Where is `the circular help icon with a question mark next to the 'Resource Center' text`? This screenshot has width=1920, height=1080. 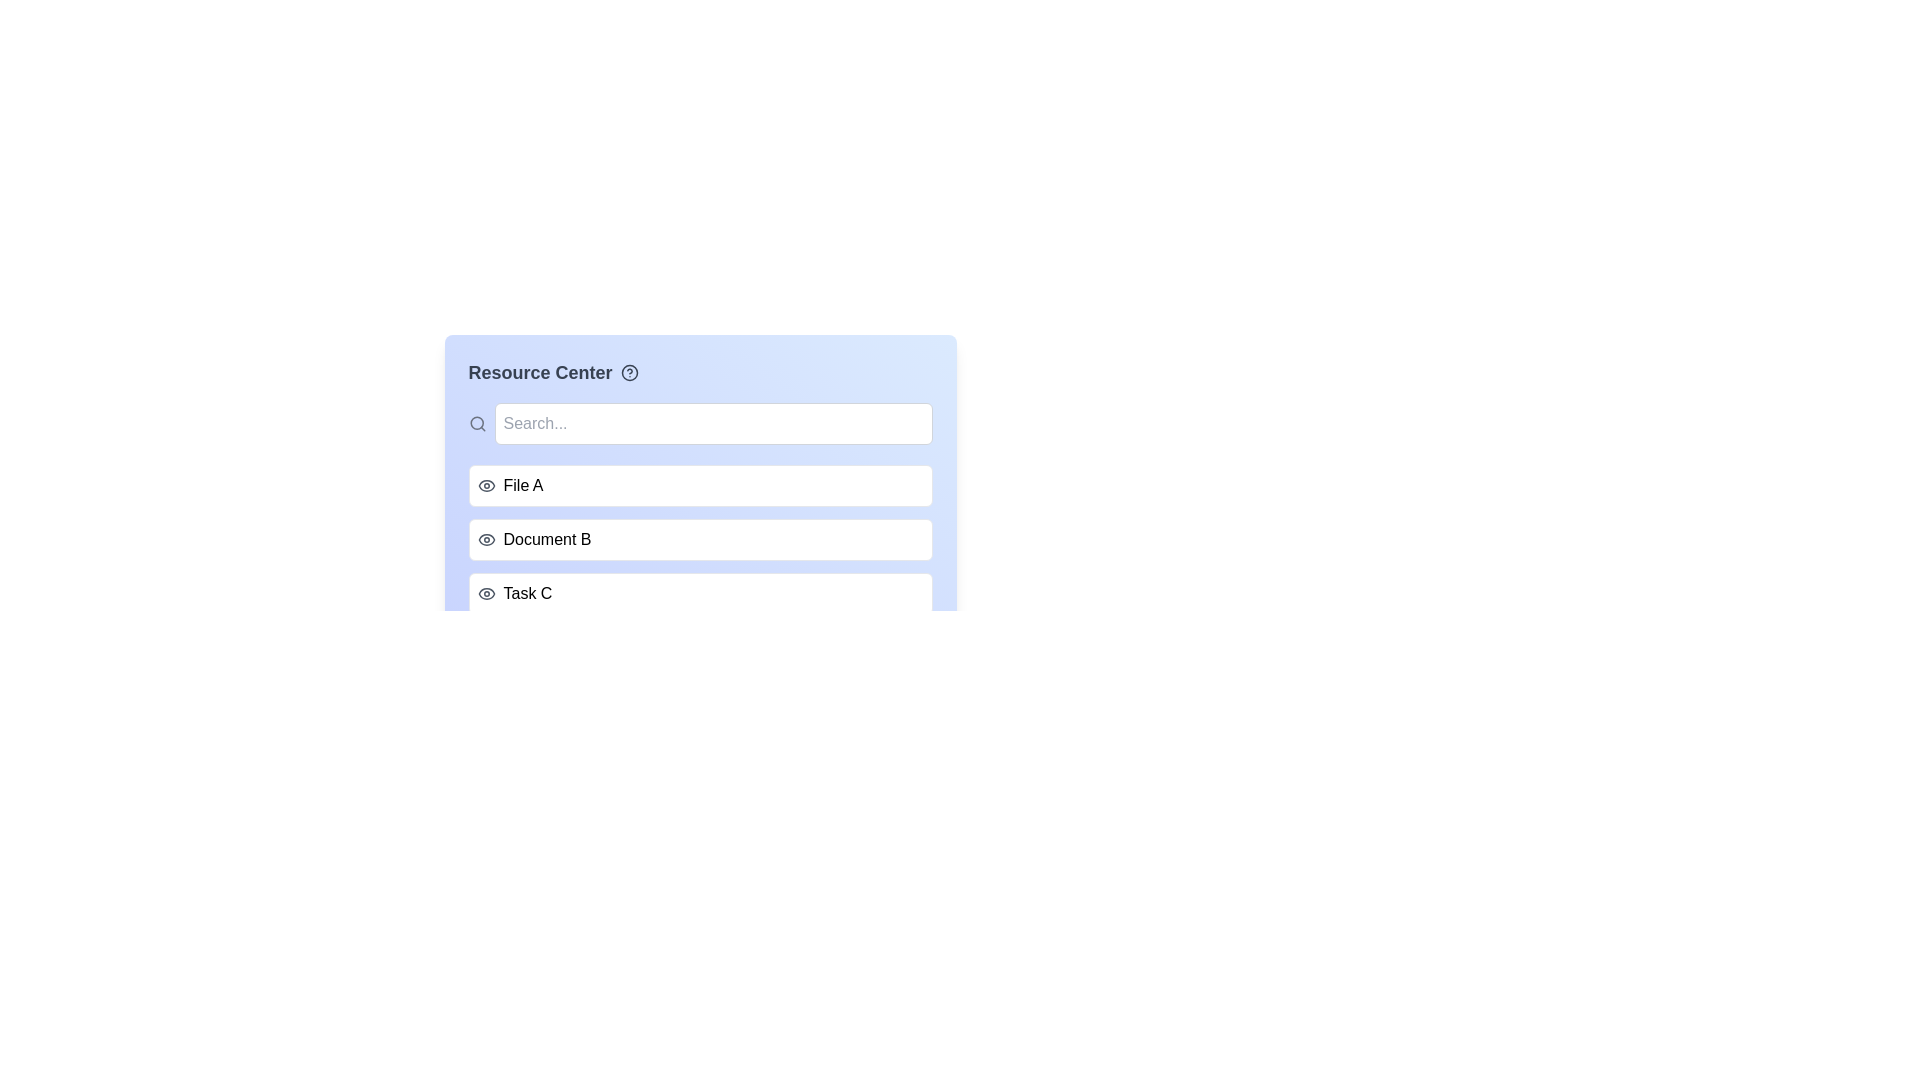 the circular help icon with a question mark next to the 'Resource Center' text is located at coordinates (628, 373).